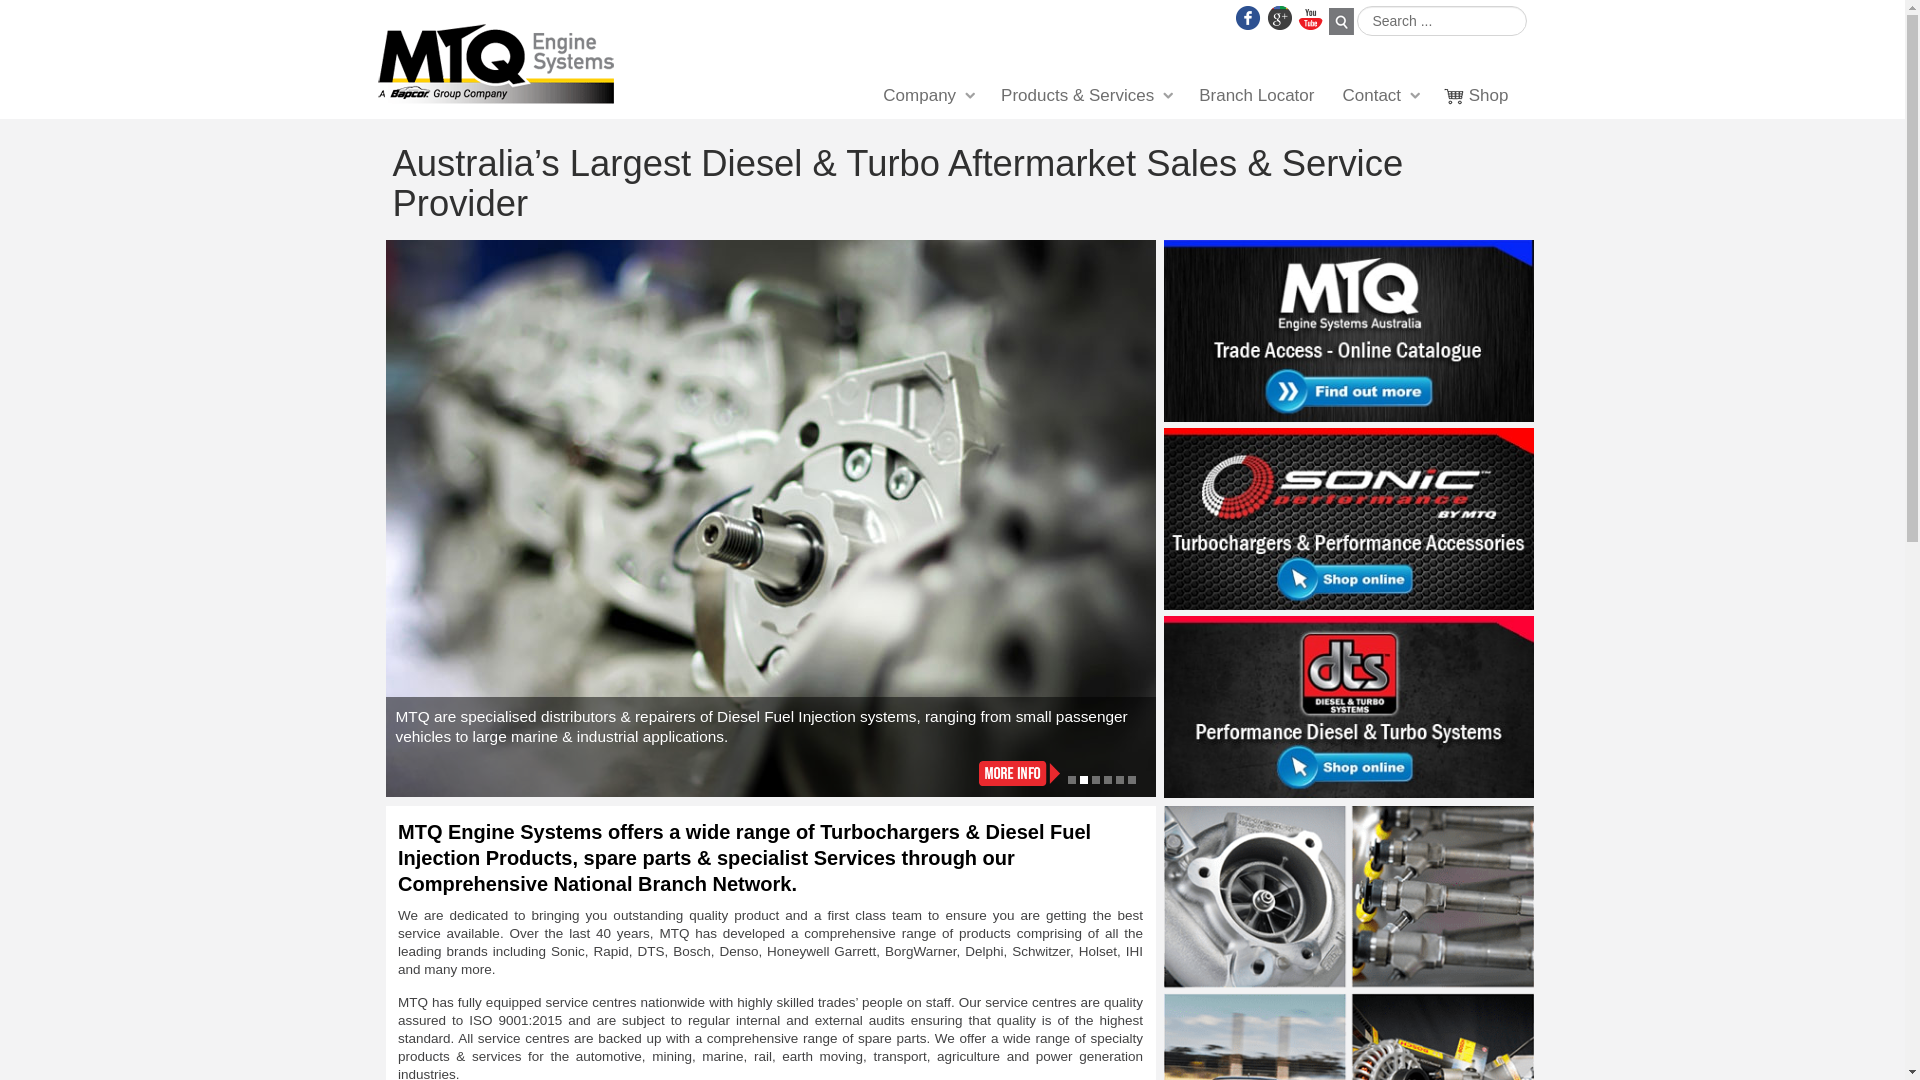 This screenshot has height=1080, width=1920. What do you see at coordinates (1340, 21) in the screenshot?
I see `'Search'` at bounding box center [1340, 21].